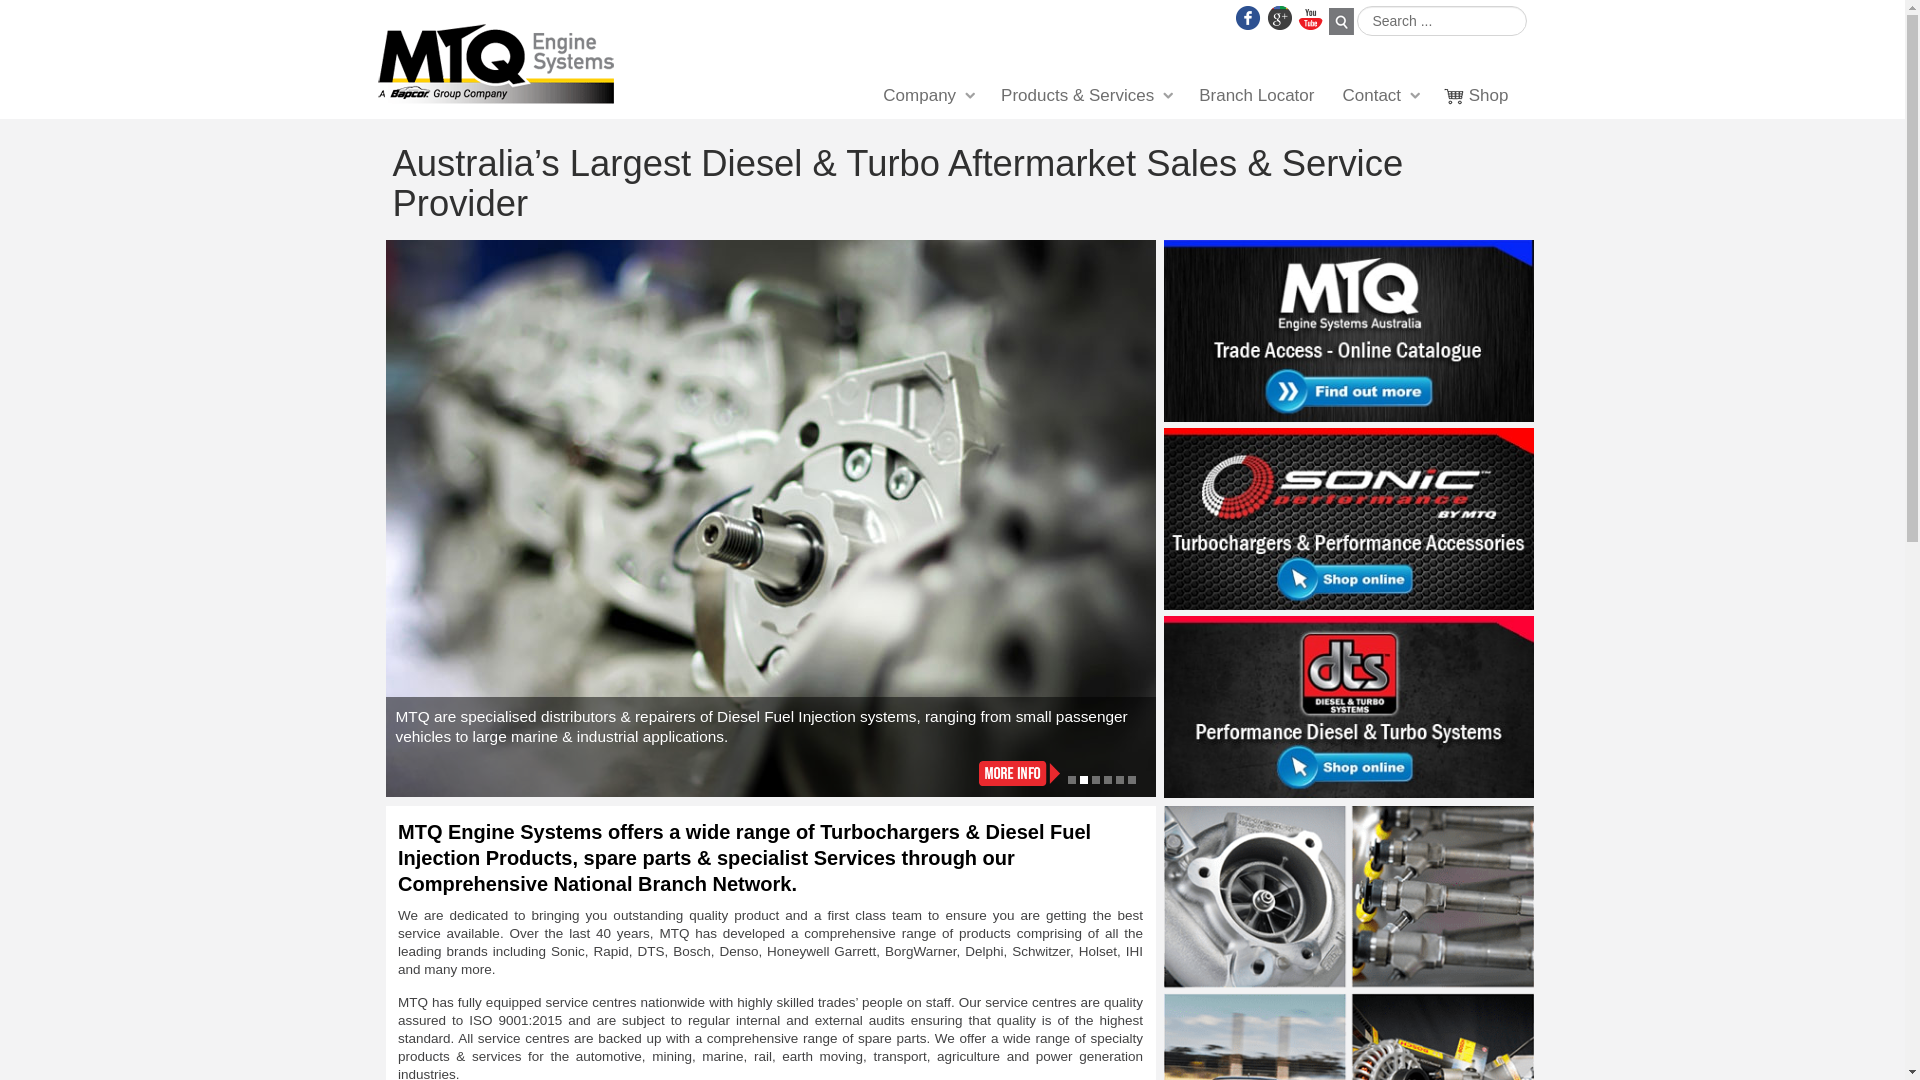 This screenshot has height=1080, width=1920. What do you see at coordinates (1340, 21) in the screenshot?
I see `'Search'` at bounding box center [1340, 21].